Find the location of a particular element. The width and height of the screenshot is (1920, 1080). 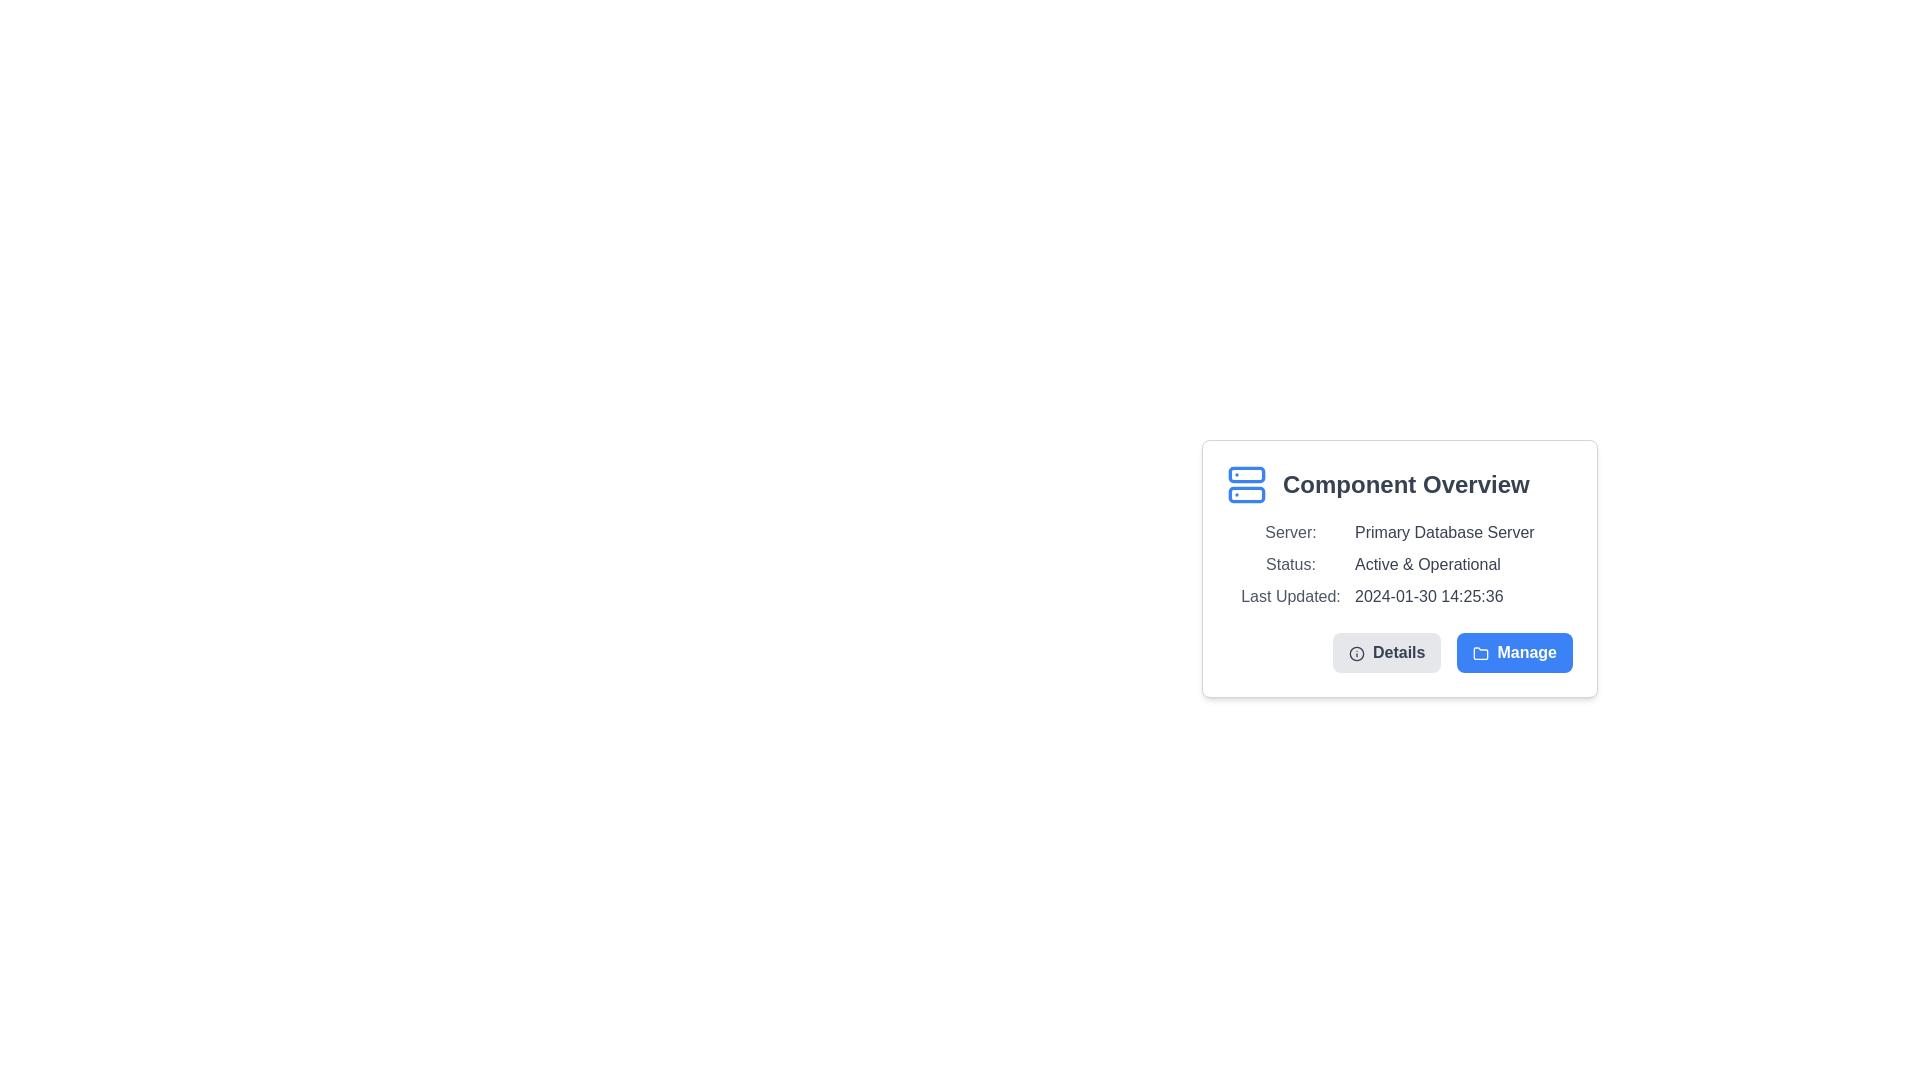

the Header element that contains a blue server icon and the text 'Component Overview', which is styled in bold and large font, and positioned at the top of a white card is located at coordinates (1399, 485).